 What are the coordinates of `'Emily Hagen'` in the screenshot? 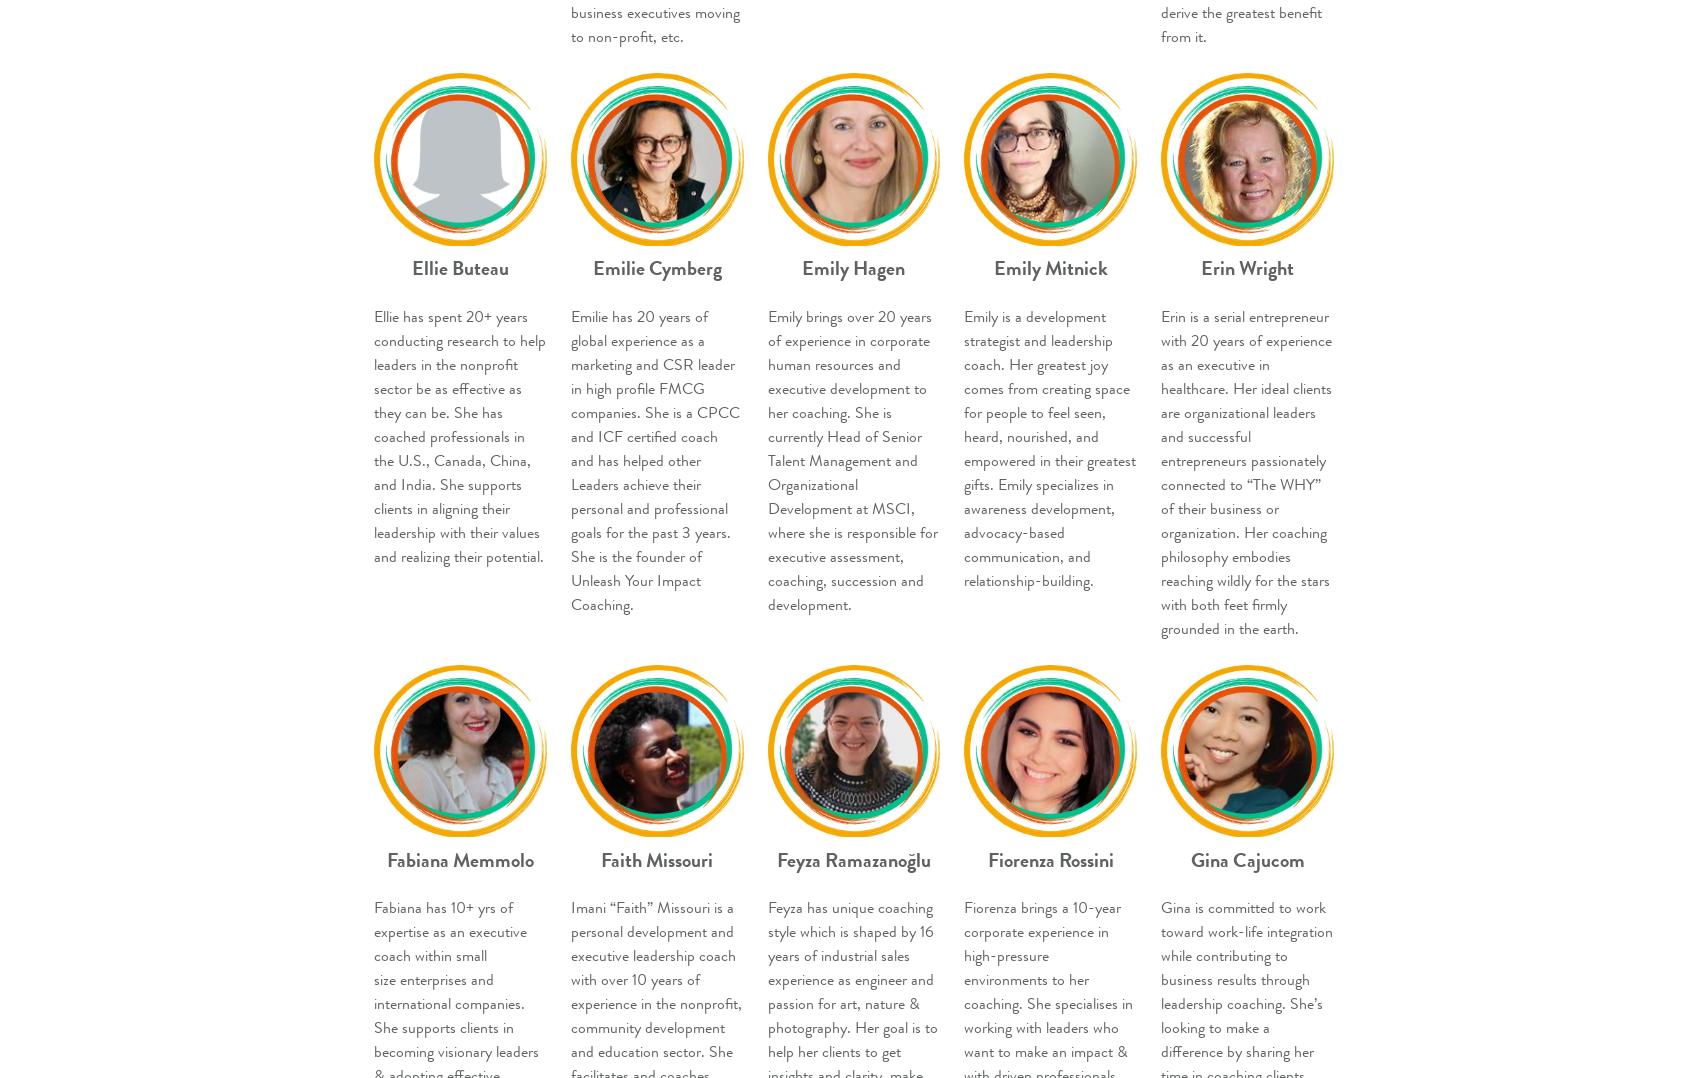 It's located at (853, 267).